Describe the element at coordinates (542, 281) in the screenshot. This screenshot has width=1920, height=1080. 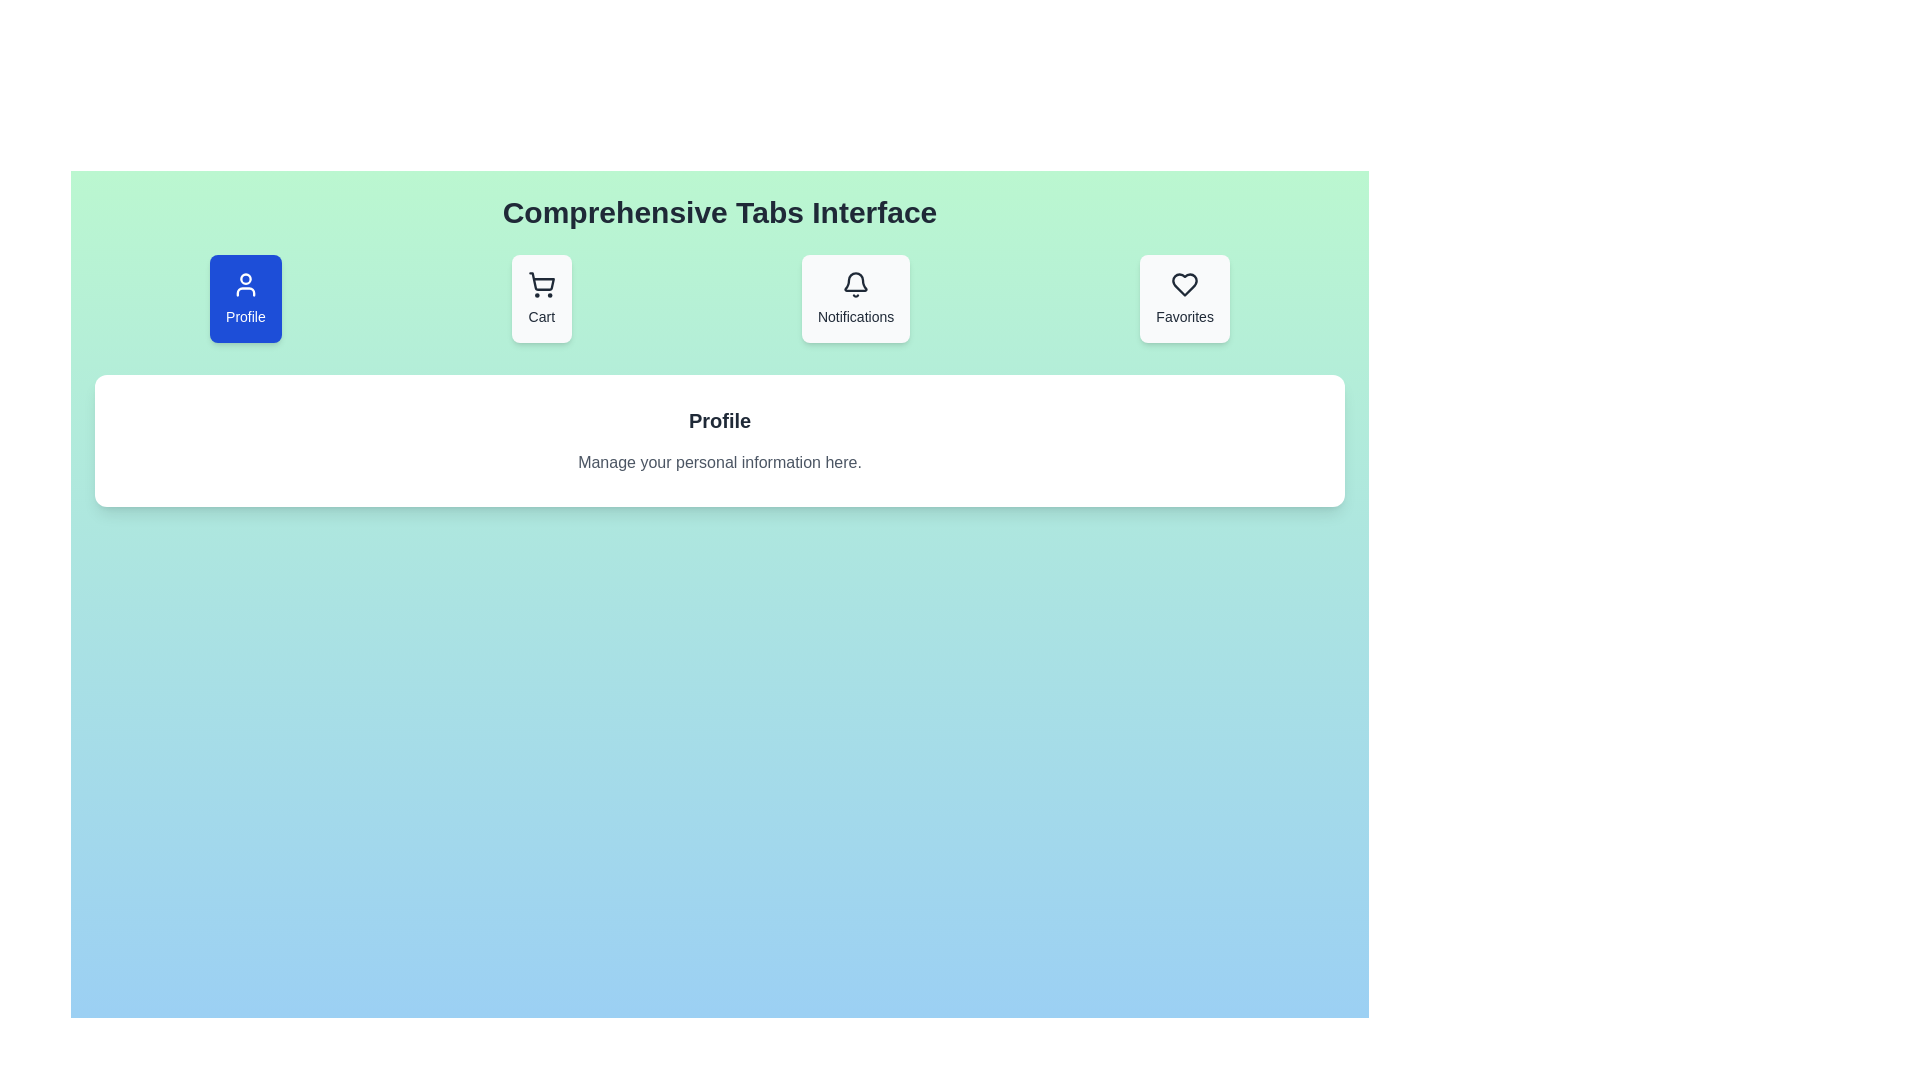
I see `the 'Cart' button icon located in the top-center of the interface` at that location.